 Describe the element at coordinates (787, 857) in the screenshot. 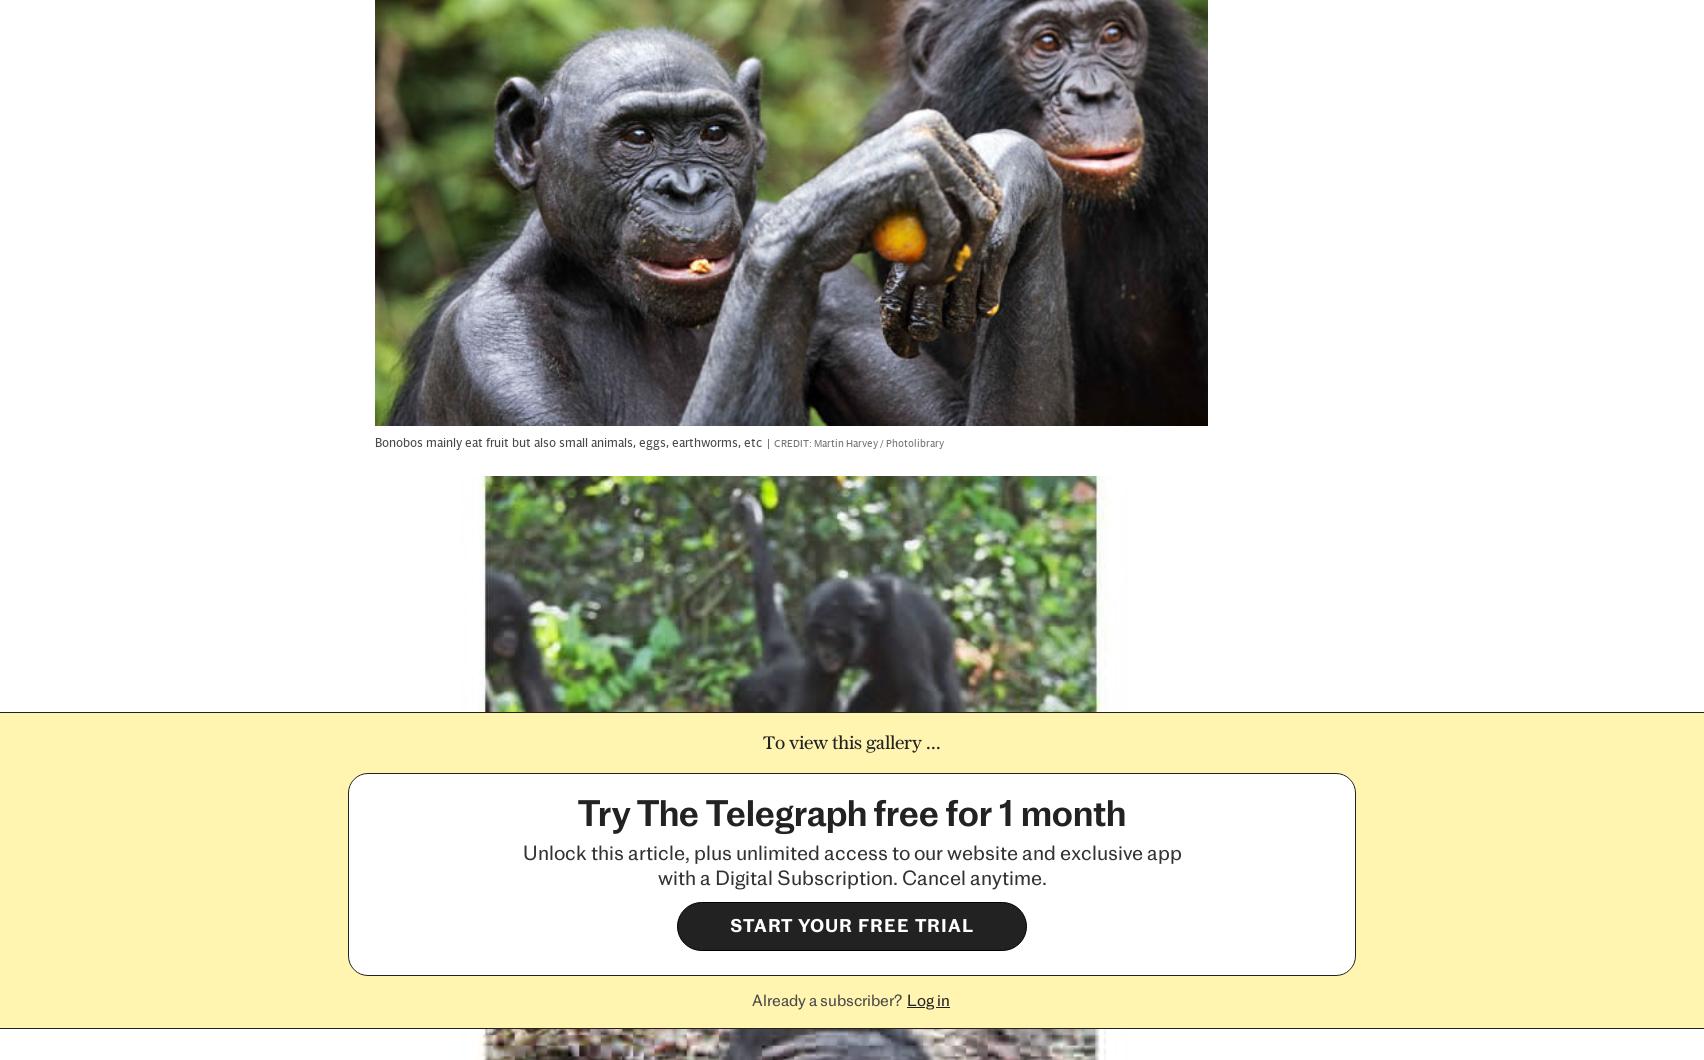

I see `'Fantasy Sport'` at that location.